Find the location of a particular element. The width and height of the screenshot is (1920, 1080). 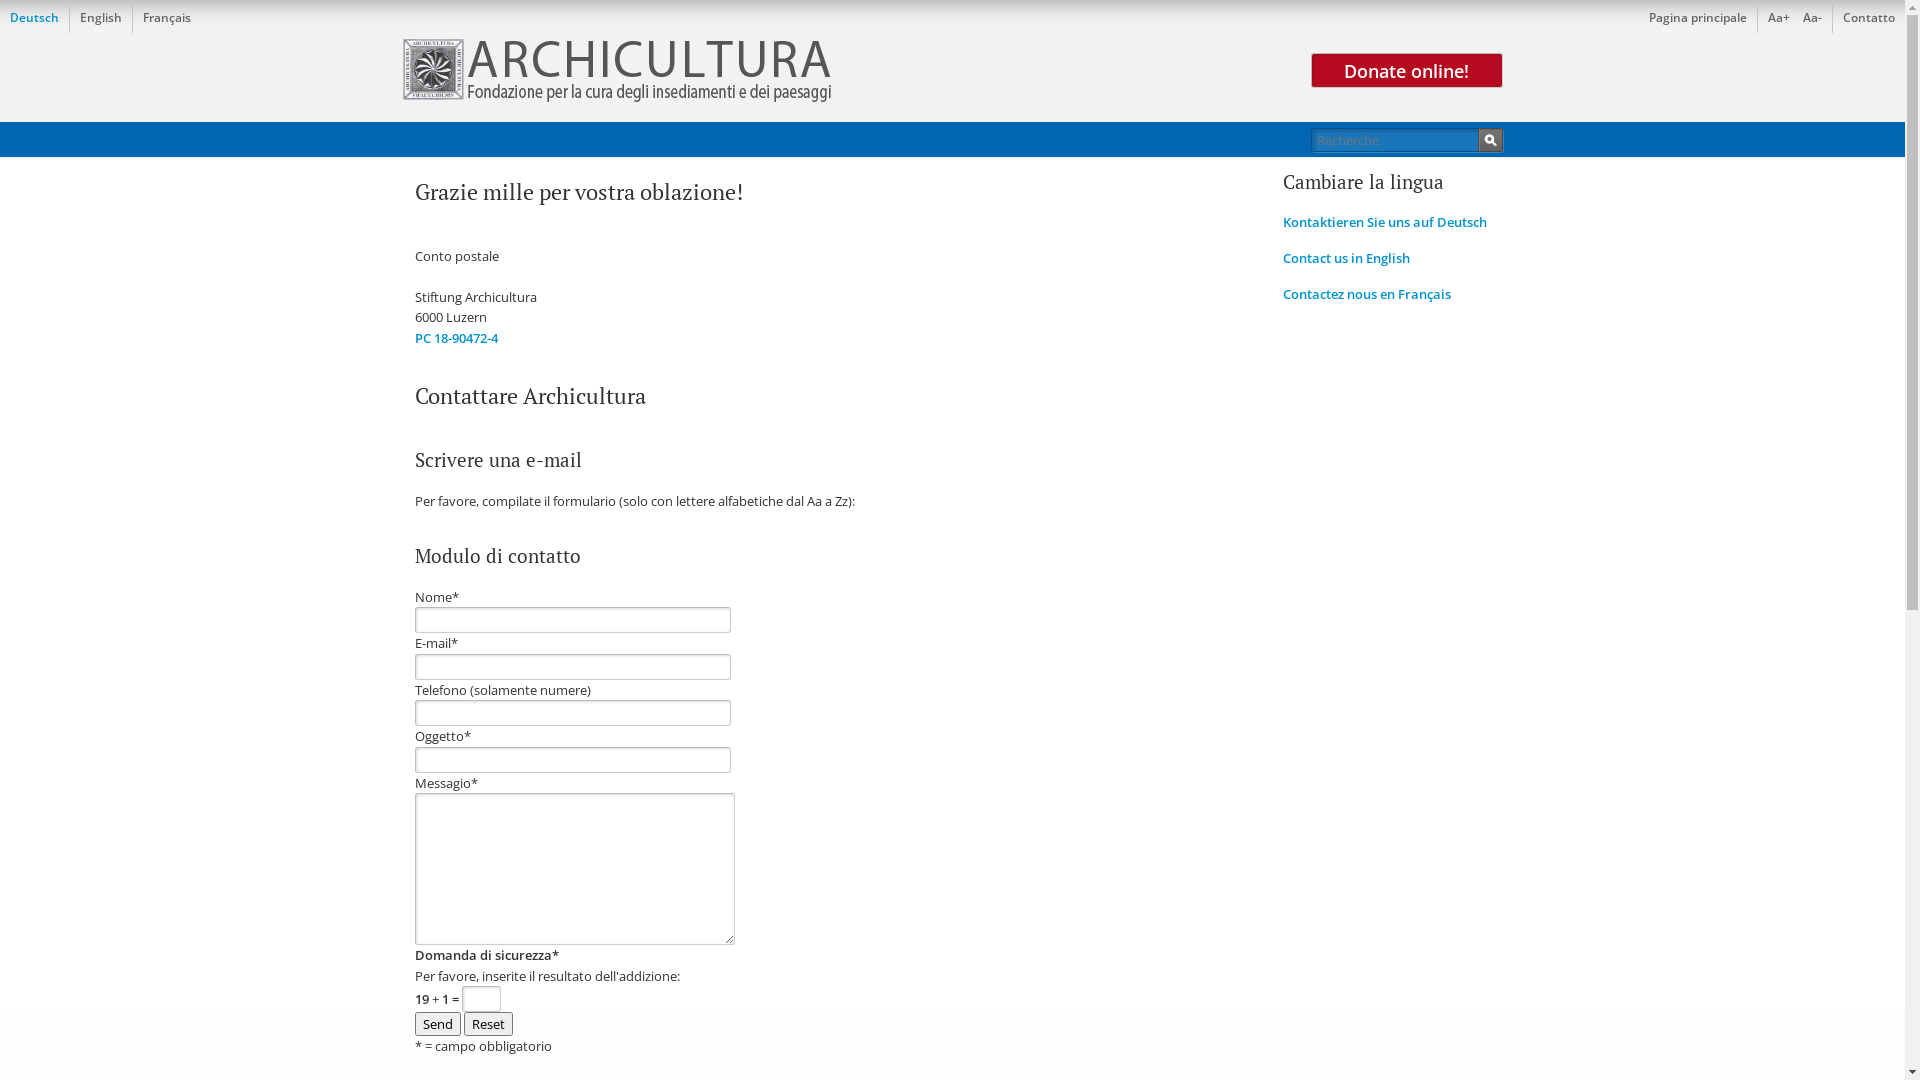

'Deutsch' is located at coordinates (34, 18).